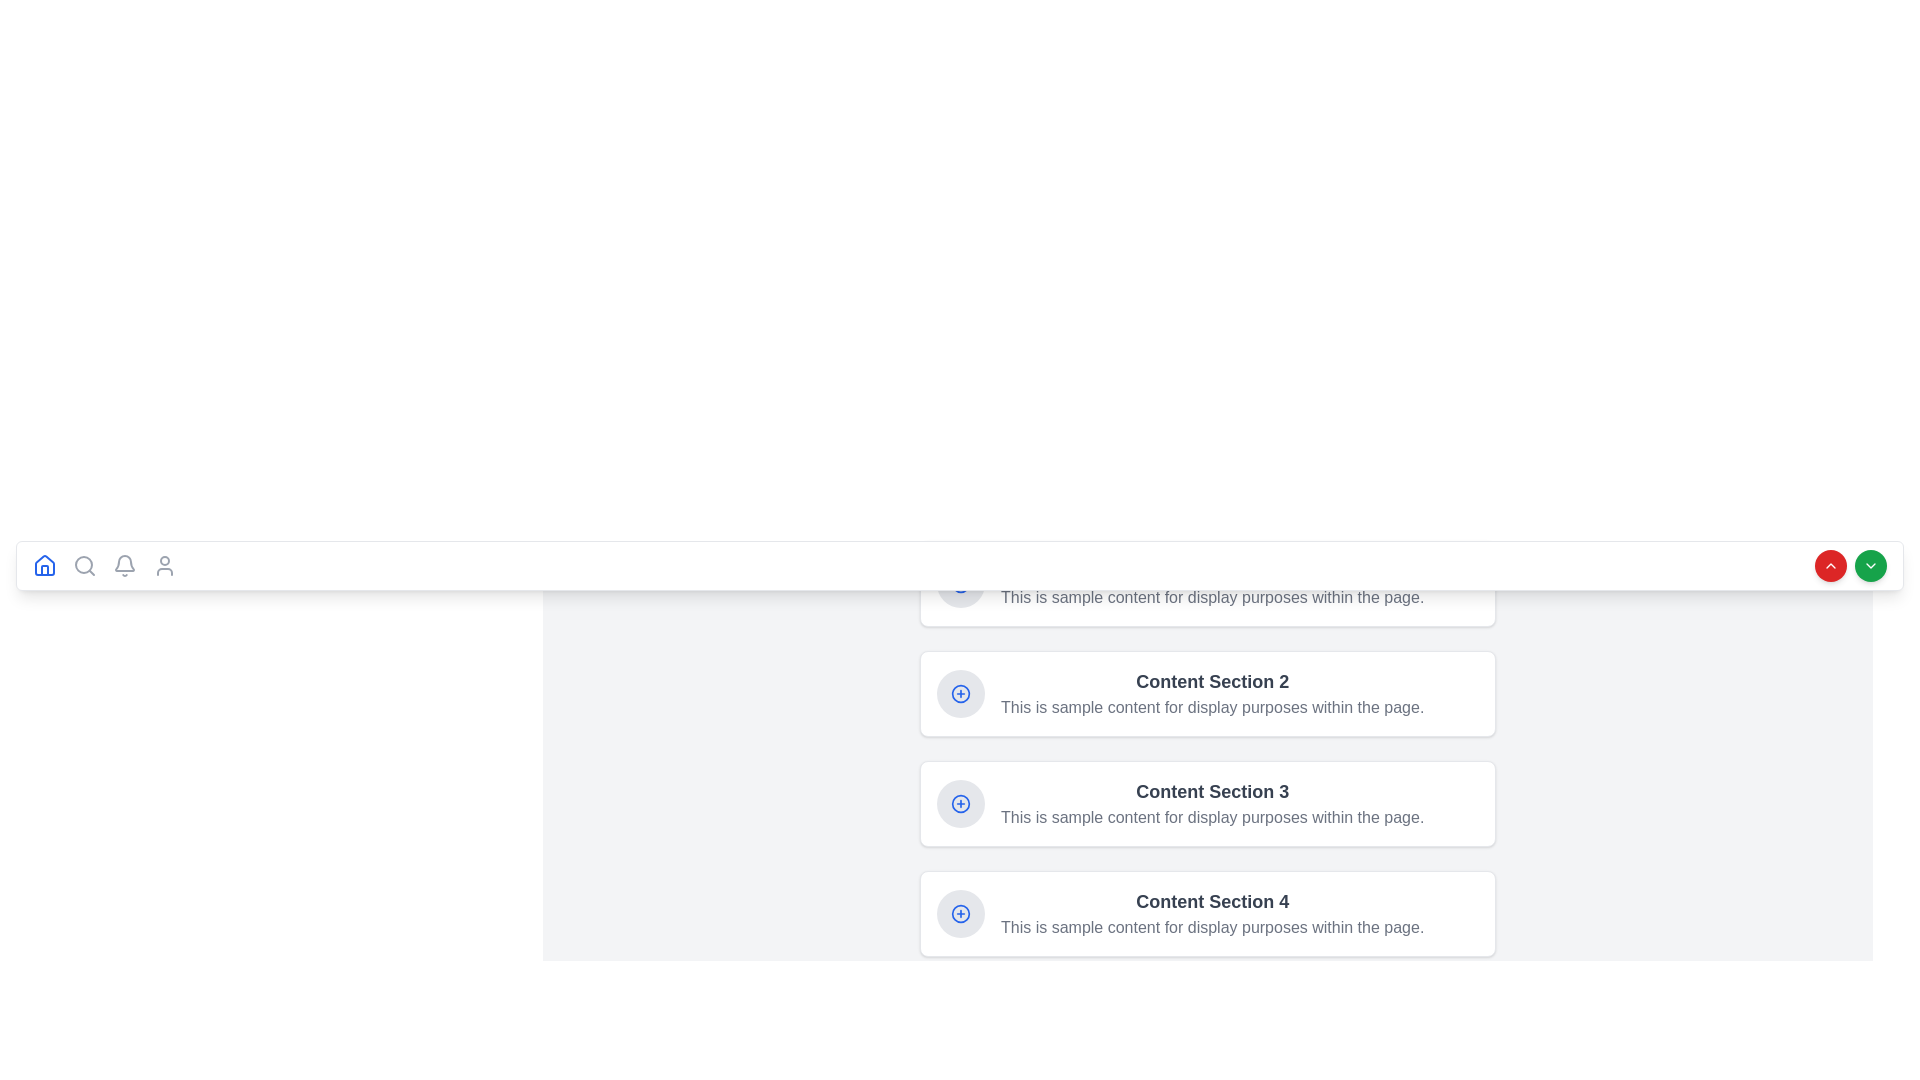  Describe the element at coordinates (960, 693) in the screenshot. I see `the interactive icon located on the left side of the 'Content Section 2' block` at that location.